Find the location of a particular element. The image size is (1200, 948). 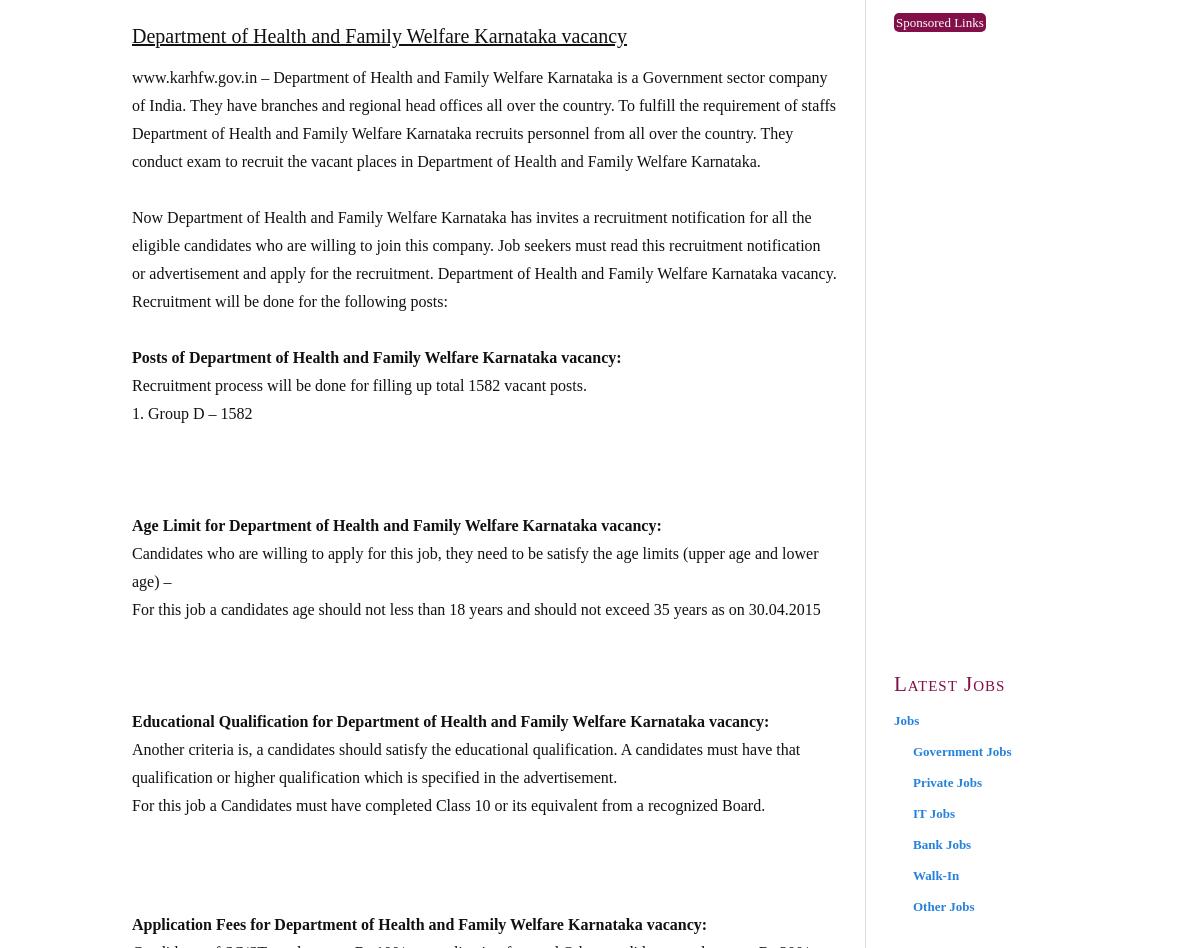

'Bank Jobs' is located at coordinates (942, 843).